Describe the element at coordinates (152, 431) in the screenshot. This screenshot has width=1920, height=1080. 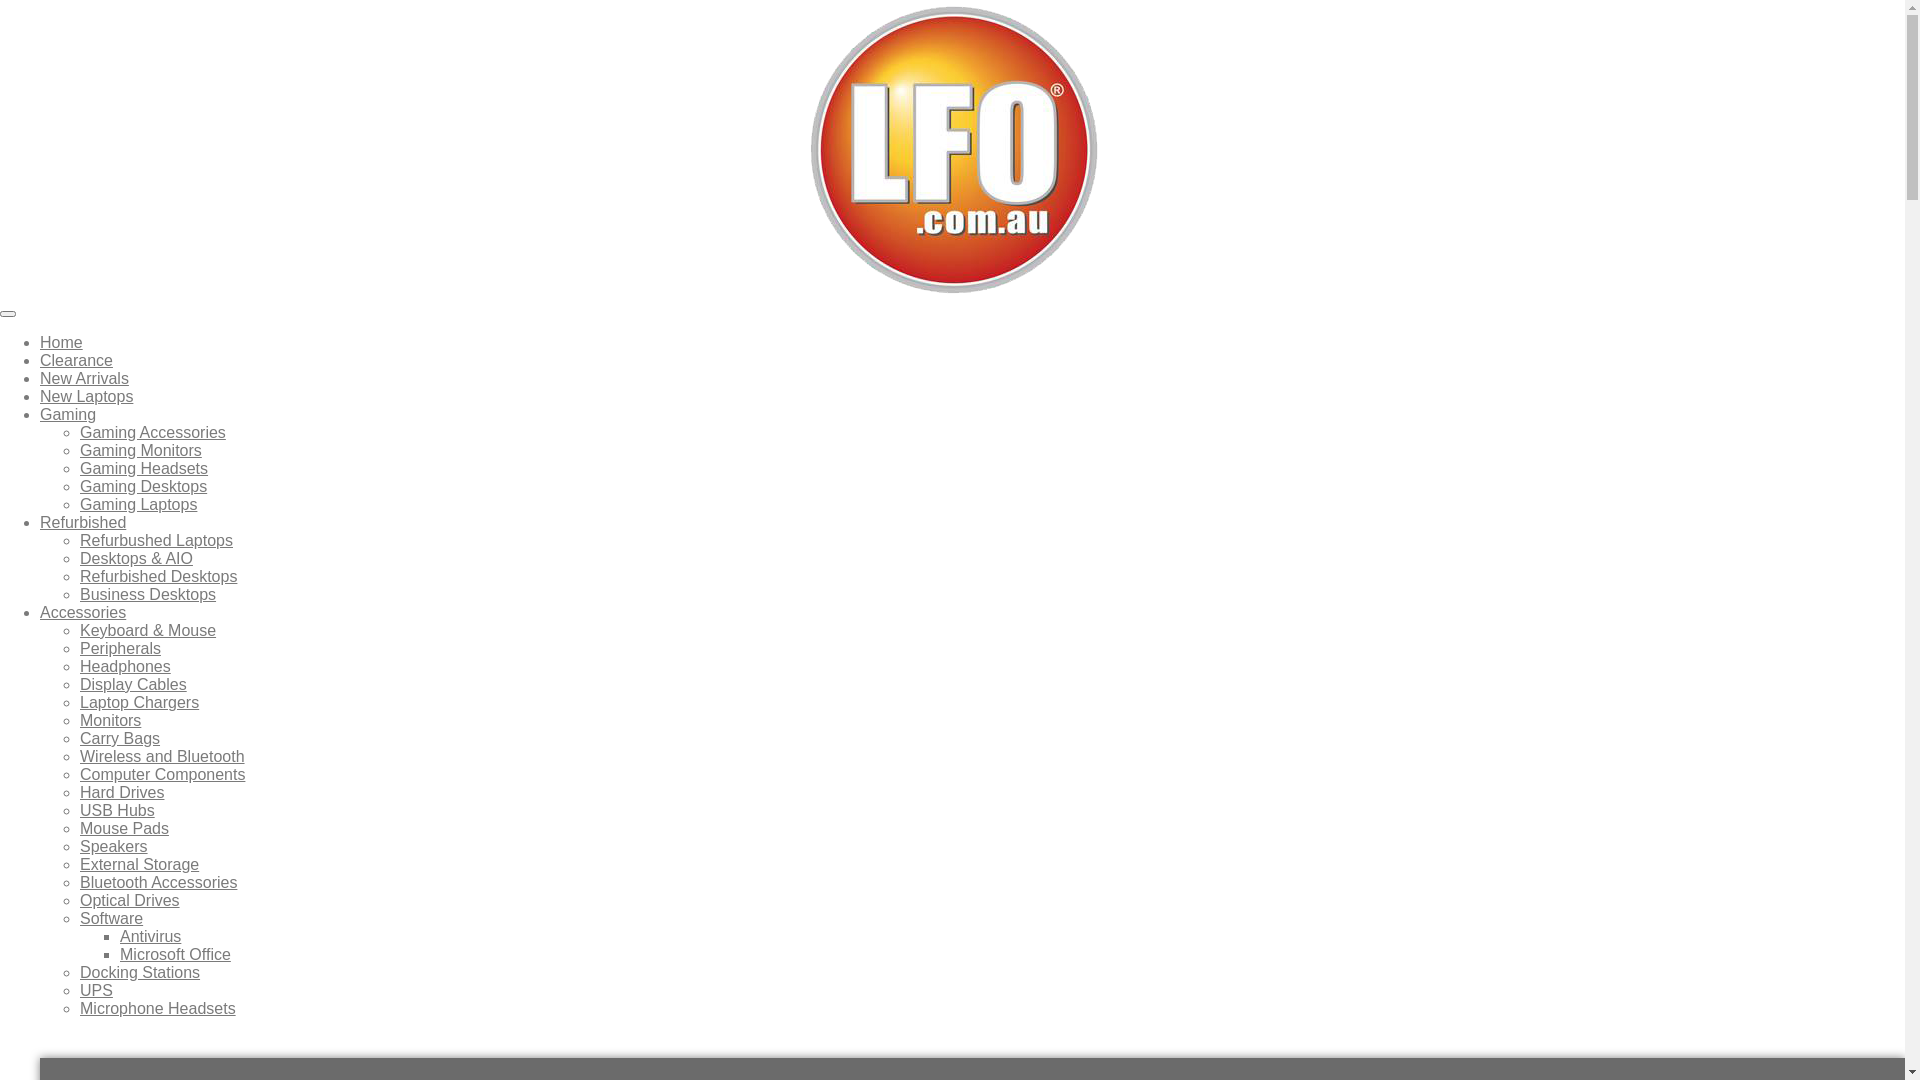
I see `'Gaming Accessories'` at that location.